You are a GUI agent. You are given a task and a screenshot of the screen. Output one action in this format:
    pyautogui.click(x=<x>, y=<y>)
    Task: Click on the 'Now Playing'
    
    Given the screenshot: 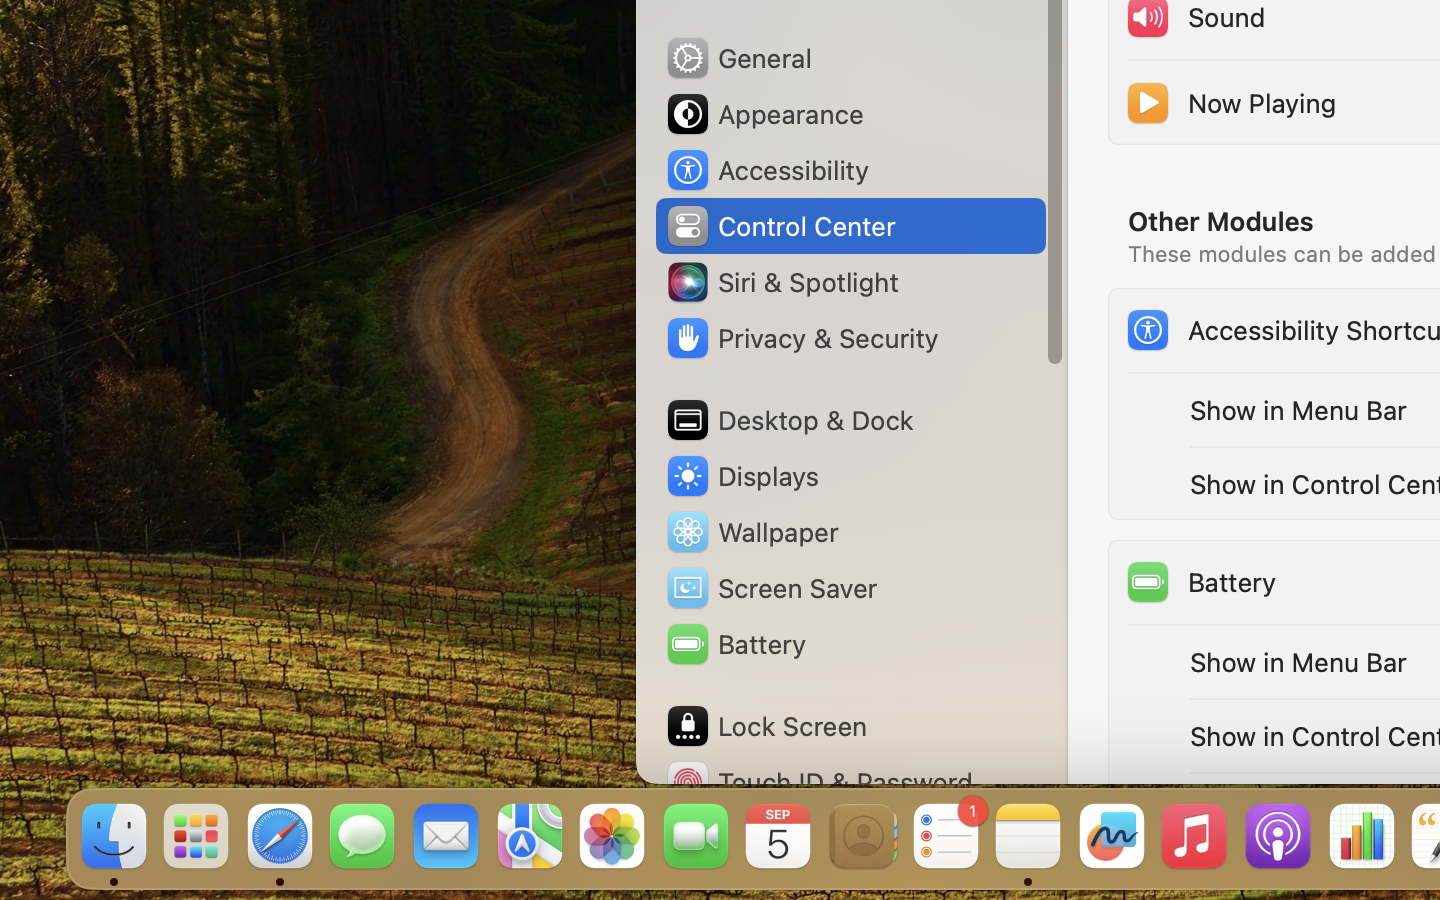 What is the action you would take?
    pyautogui.click(x=1229, y=100)
    